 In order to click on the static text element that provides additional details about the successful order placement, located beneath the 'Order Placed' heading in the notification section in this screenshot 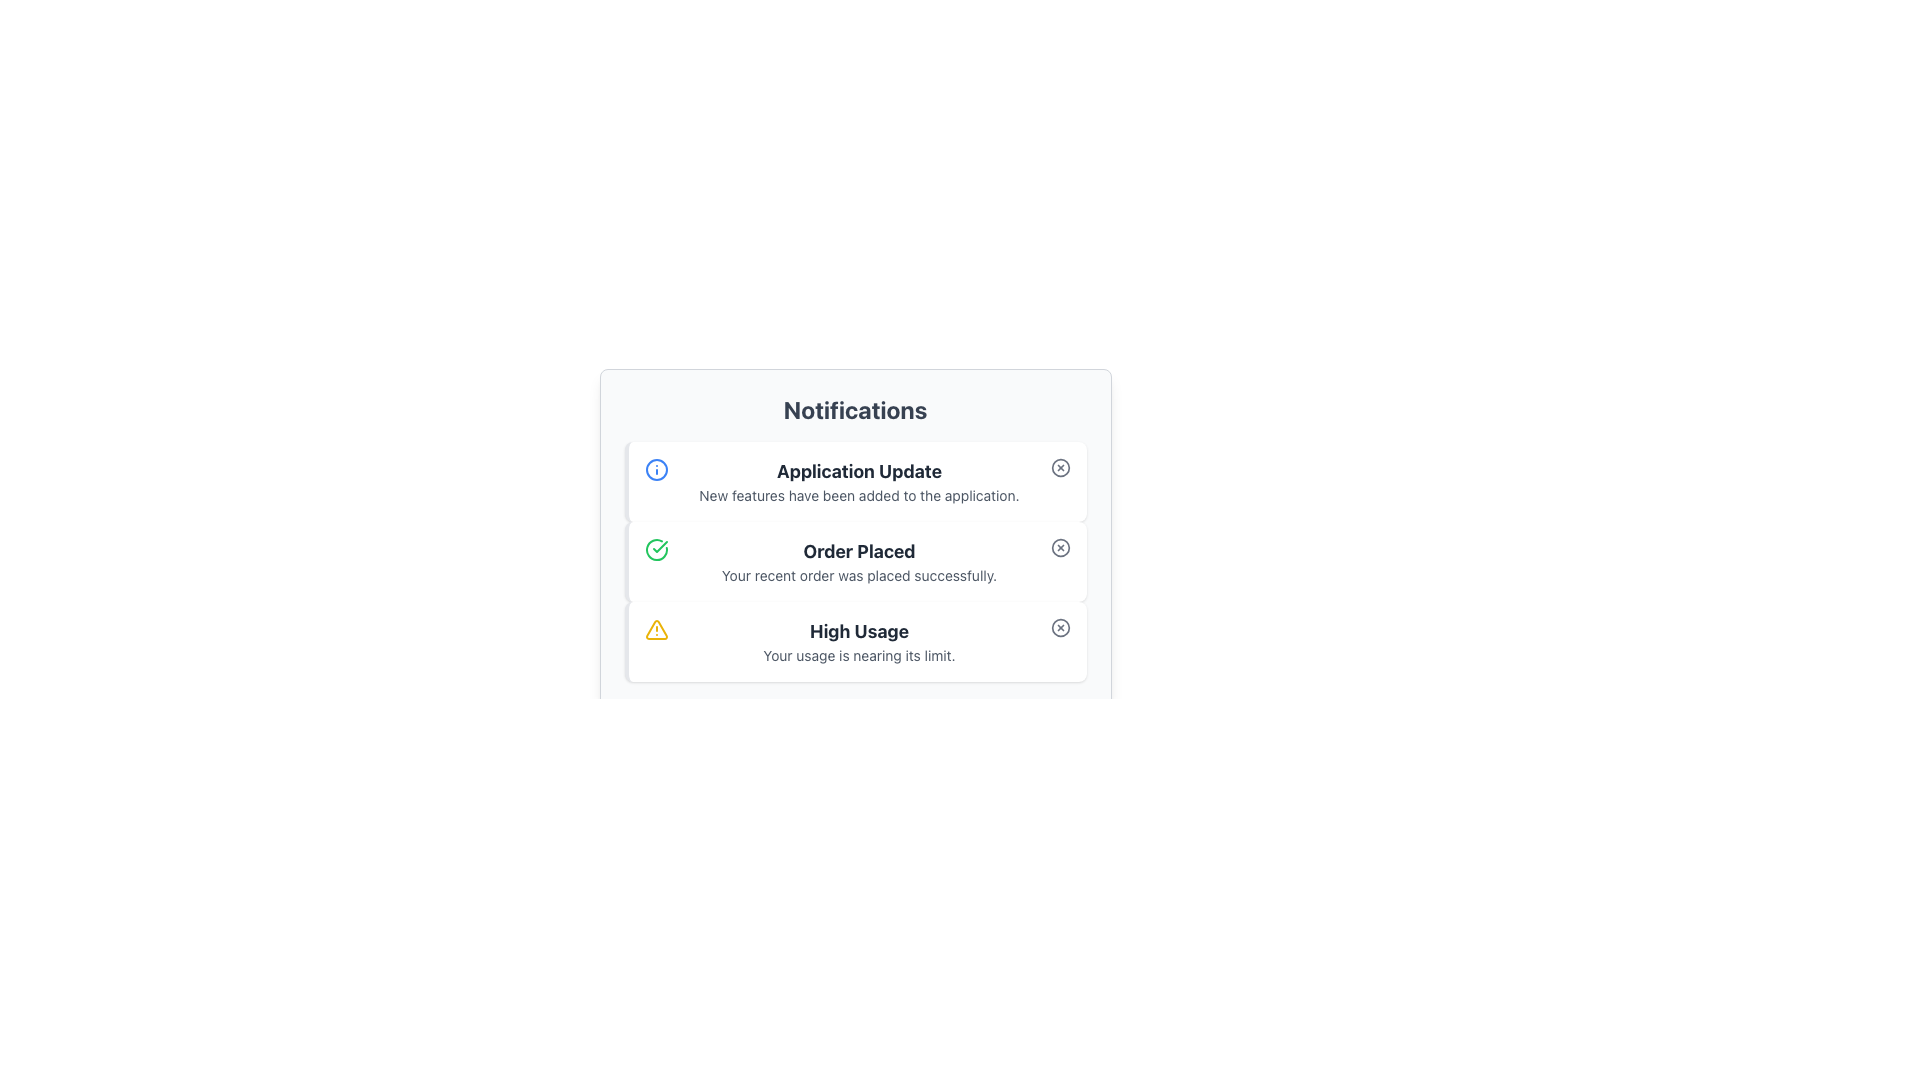, I will do `click(859, 575)`.